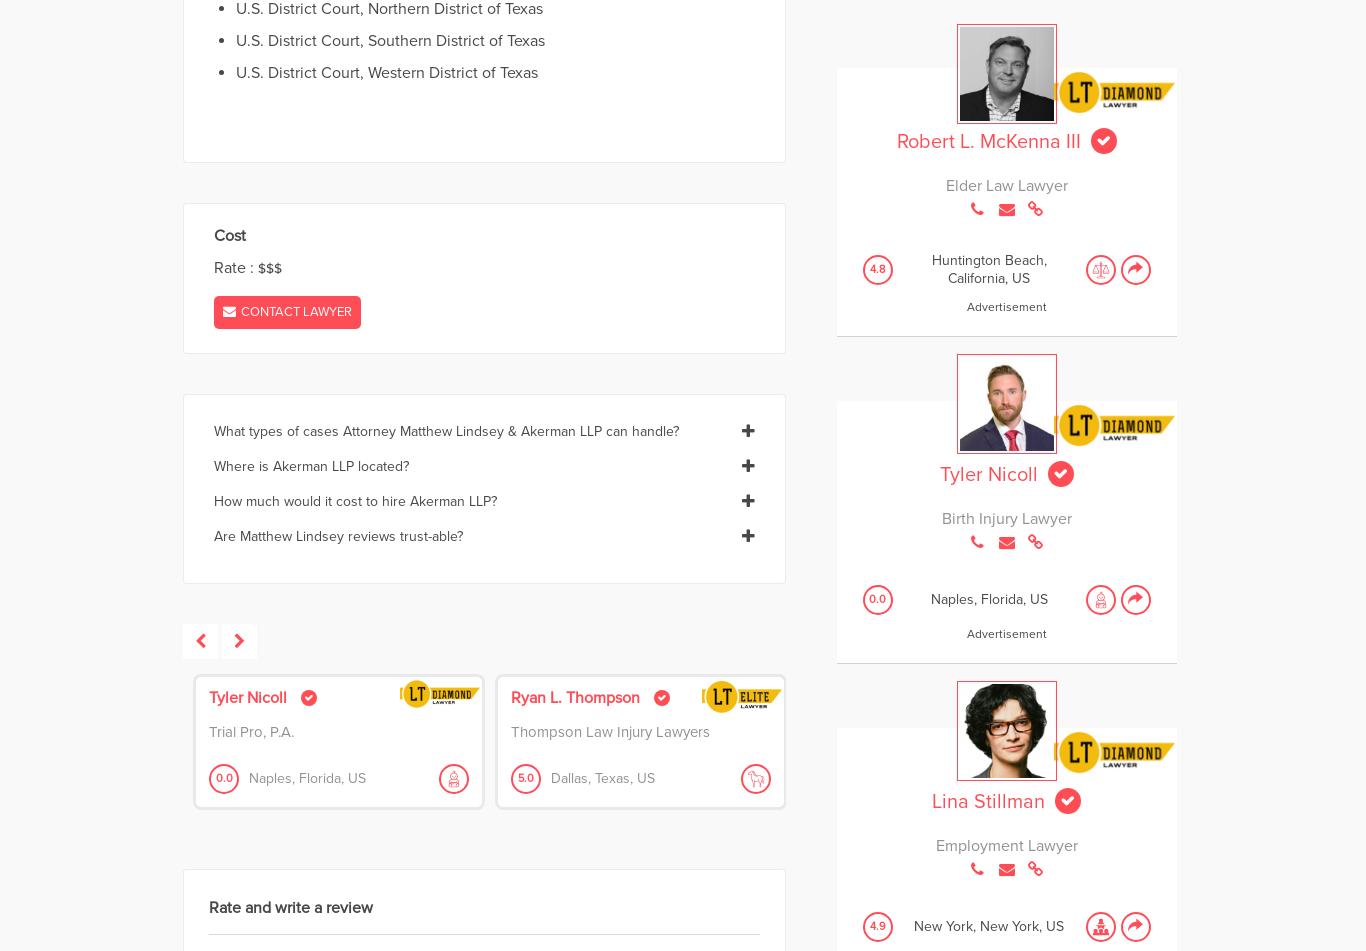 This screenshot has height=951, width=1366. I want to click on 'Elder Law Lawyer', so click(944, 186).